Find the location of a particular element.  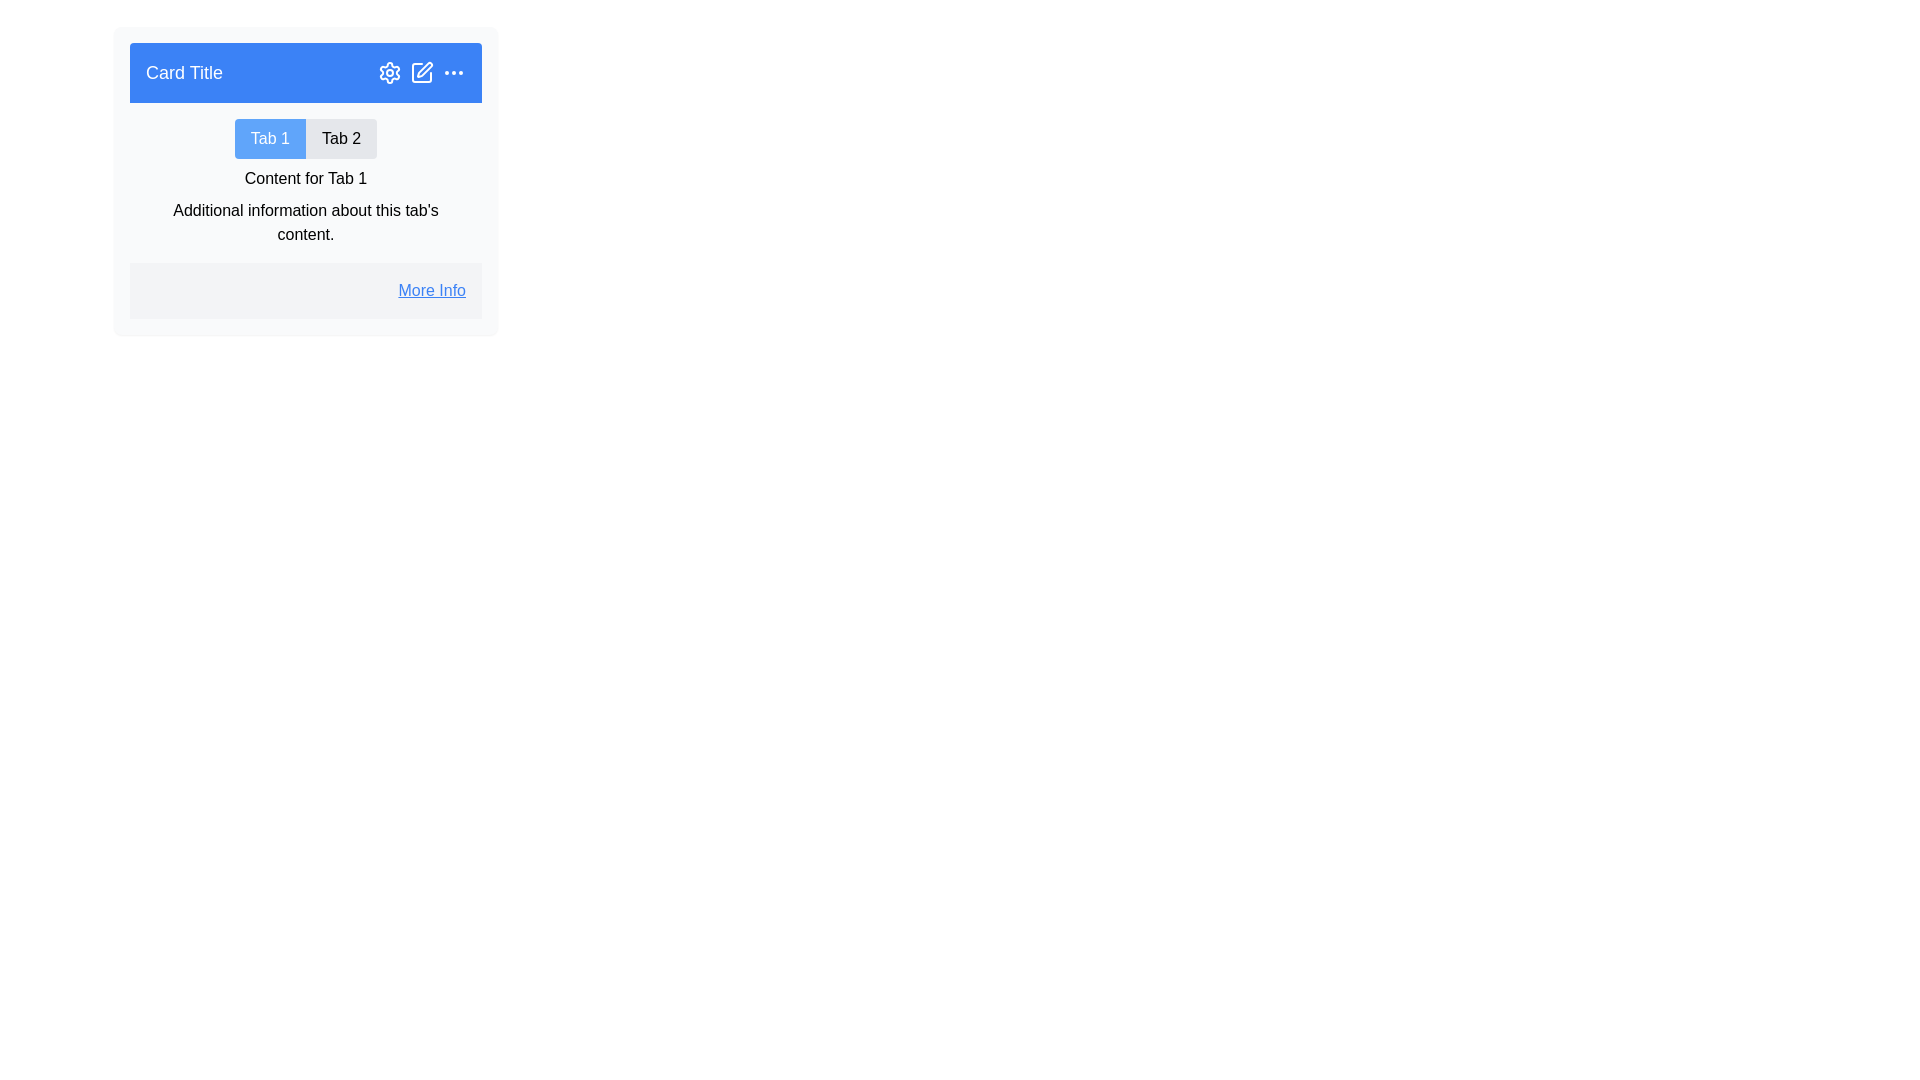

the pen icon in the top-right corner of the card is located at coordinates (424, 68).